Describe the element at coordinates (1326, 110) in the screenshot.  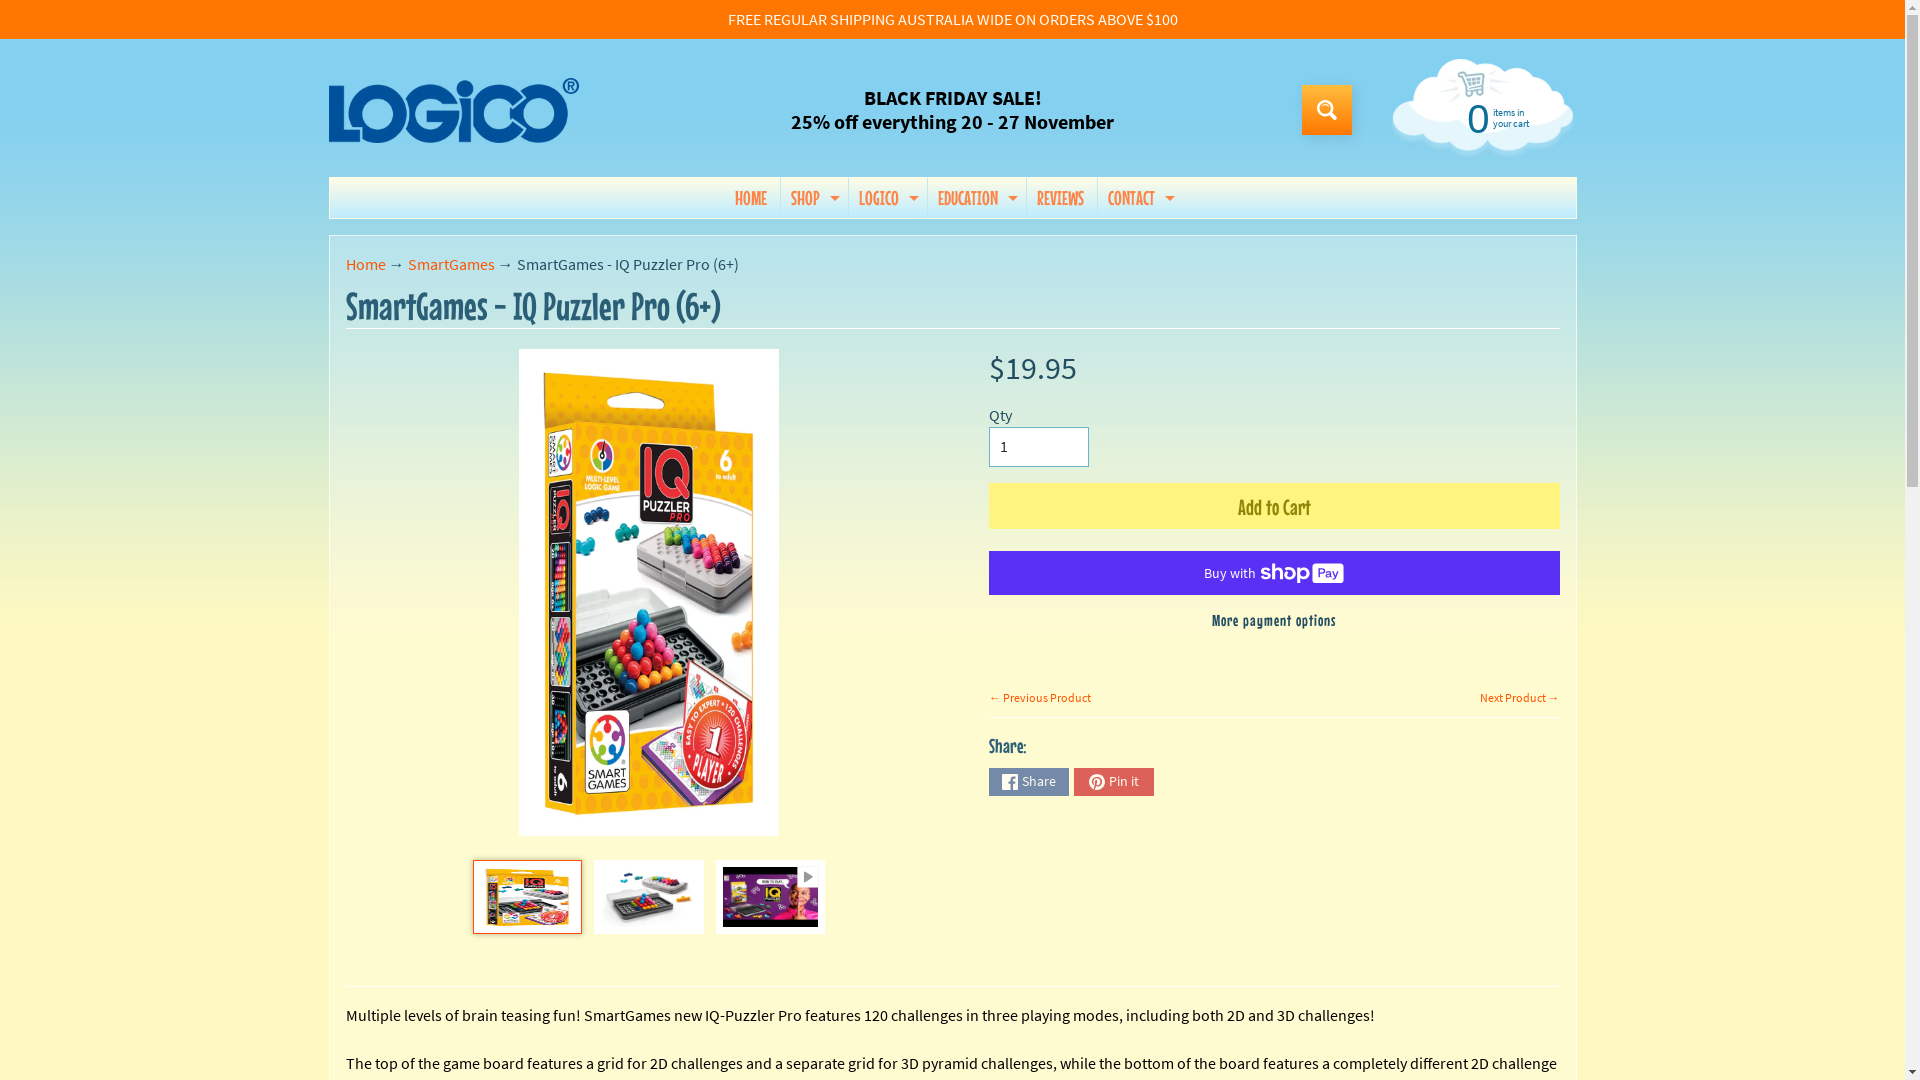
I see `'Search'` at that location.